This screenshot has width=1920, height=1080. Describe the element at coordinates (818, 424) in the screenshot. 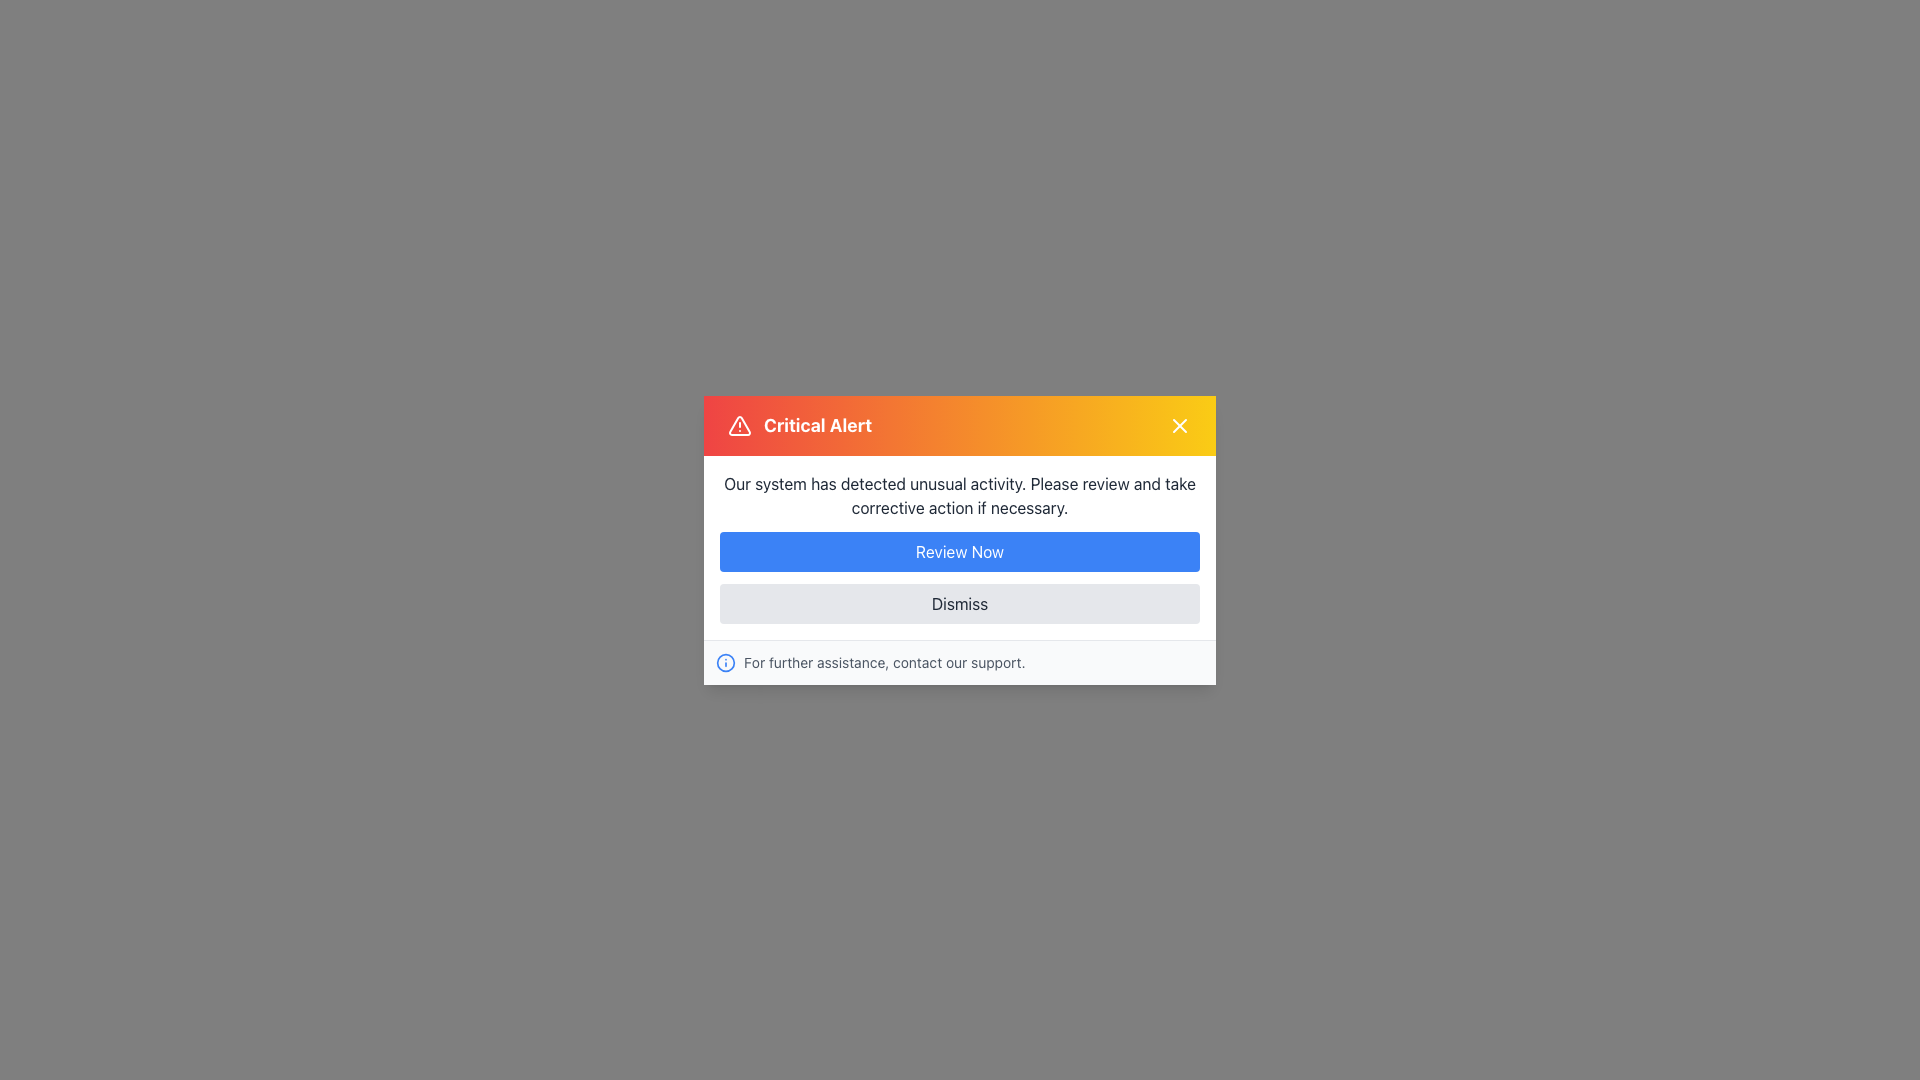

I see `bold white text label saying 'Critical Alert' displayed on a gradient background in the top banner of the modal dialog` at that location.